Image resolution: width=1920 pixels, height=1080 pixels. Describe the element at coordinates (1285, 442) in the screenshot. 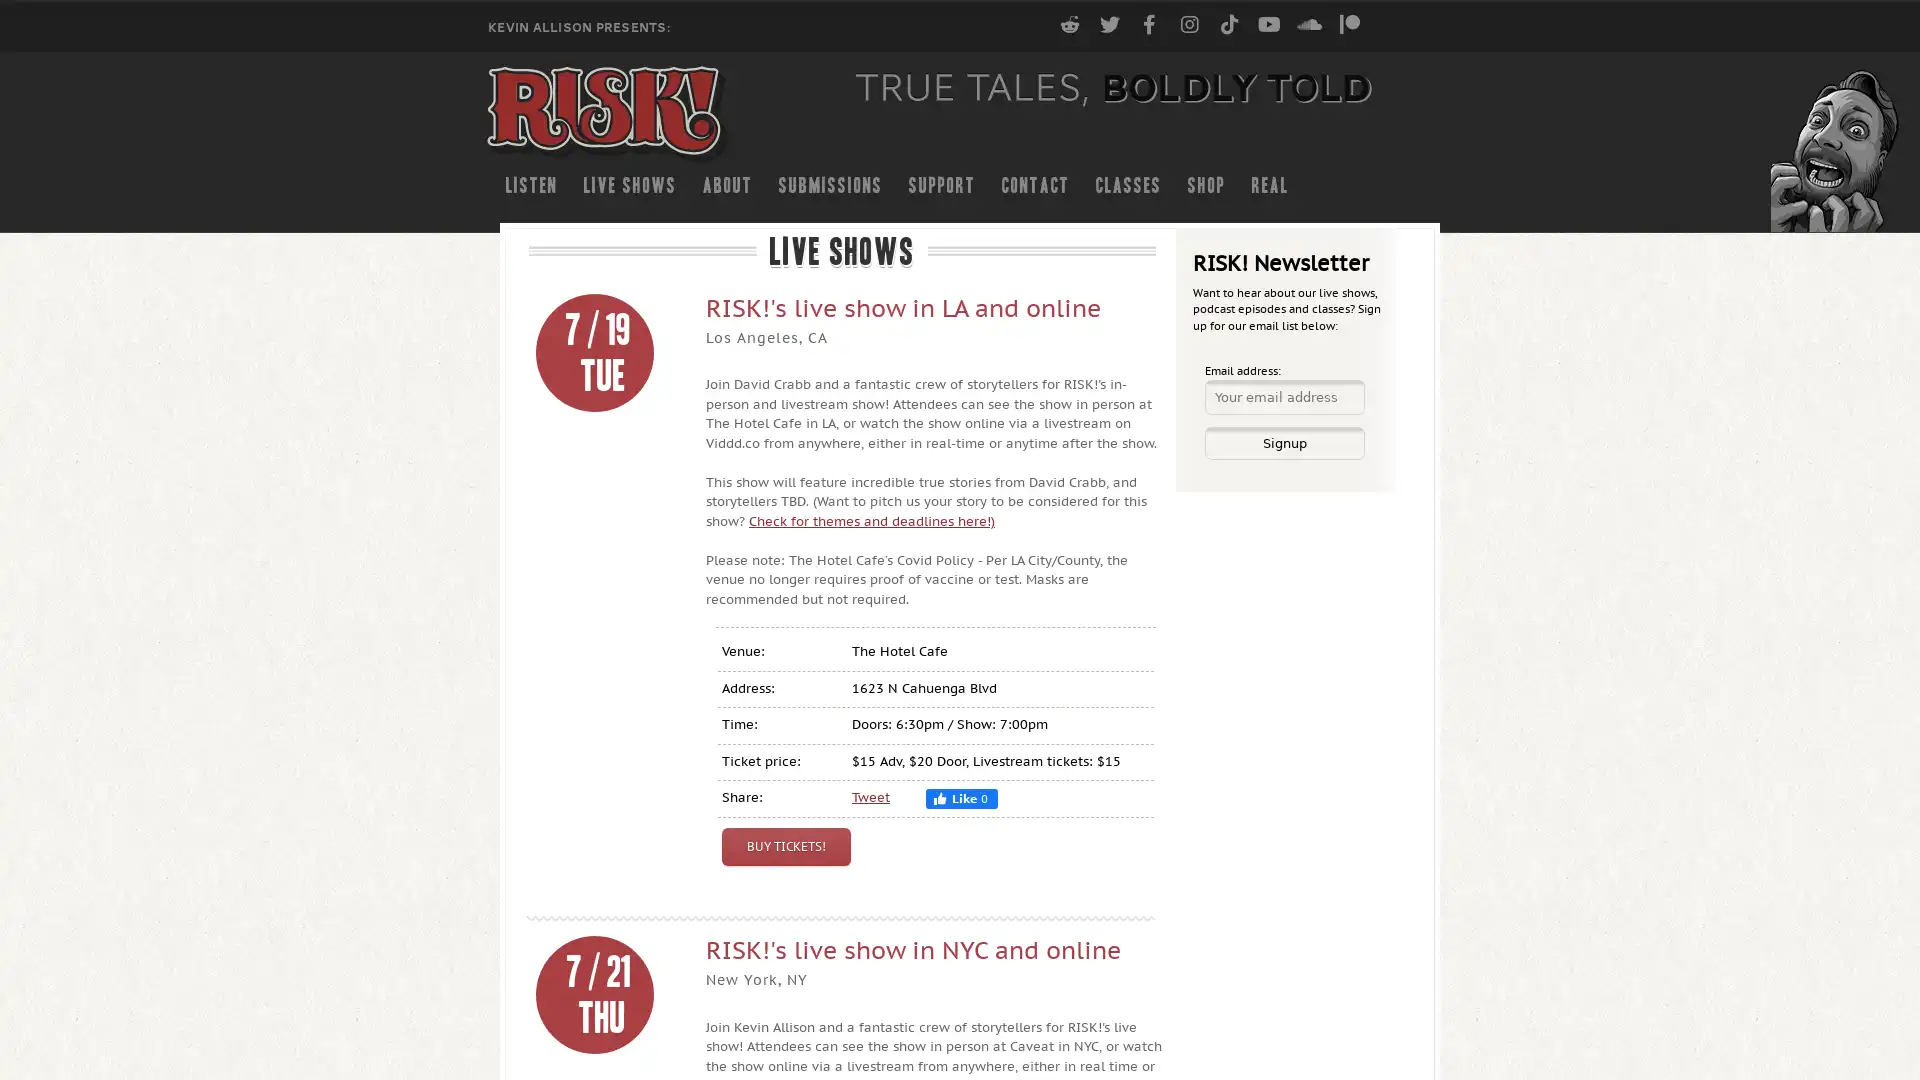

I see `Signup` at that location.